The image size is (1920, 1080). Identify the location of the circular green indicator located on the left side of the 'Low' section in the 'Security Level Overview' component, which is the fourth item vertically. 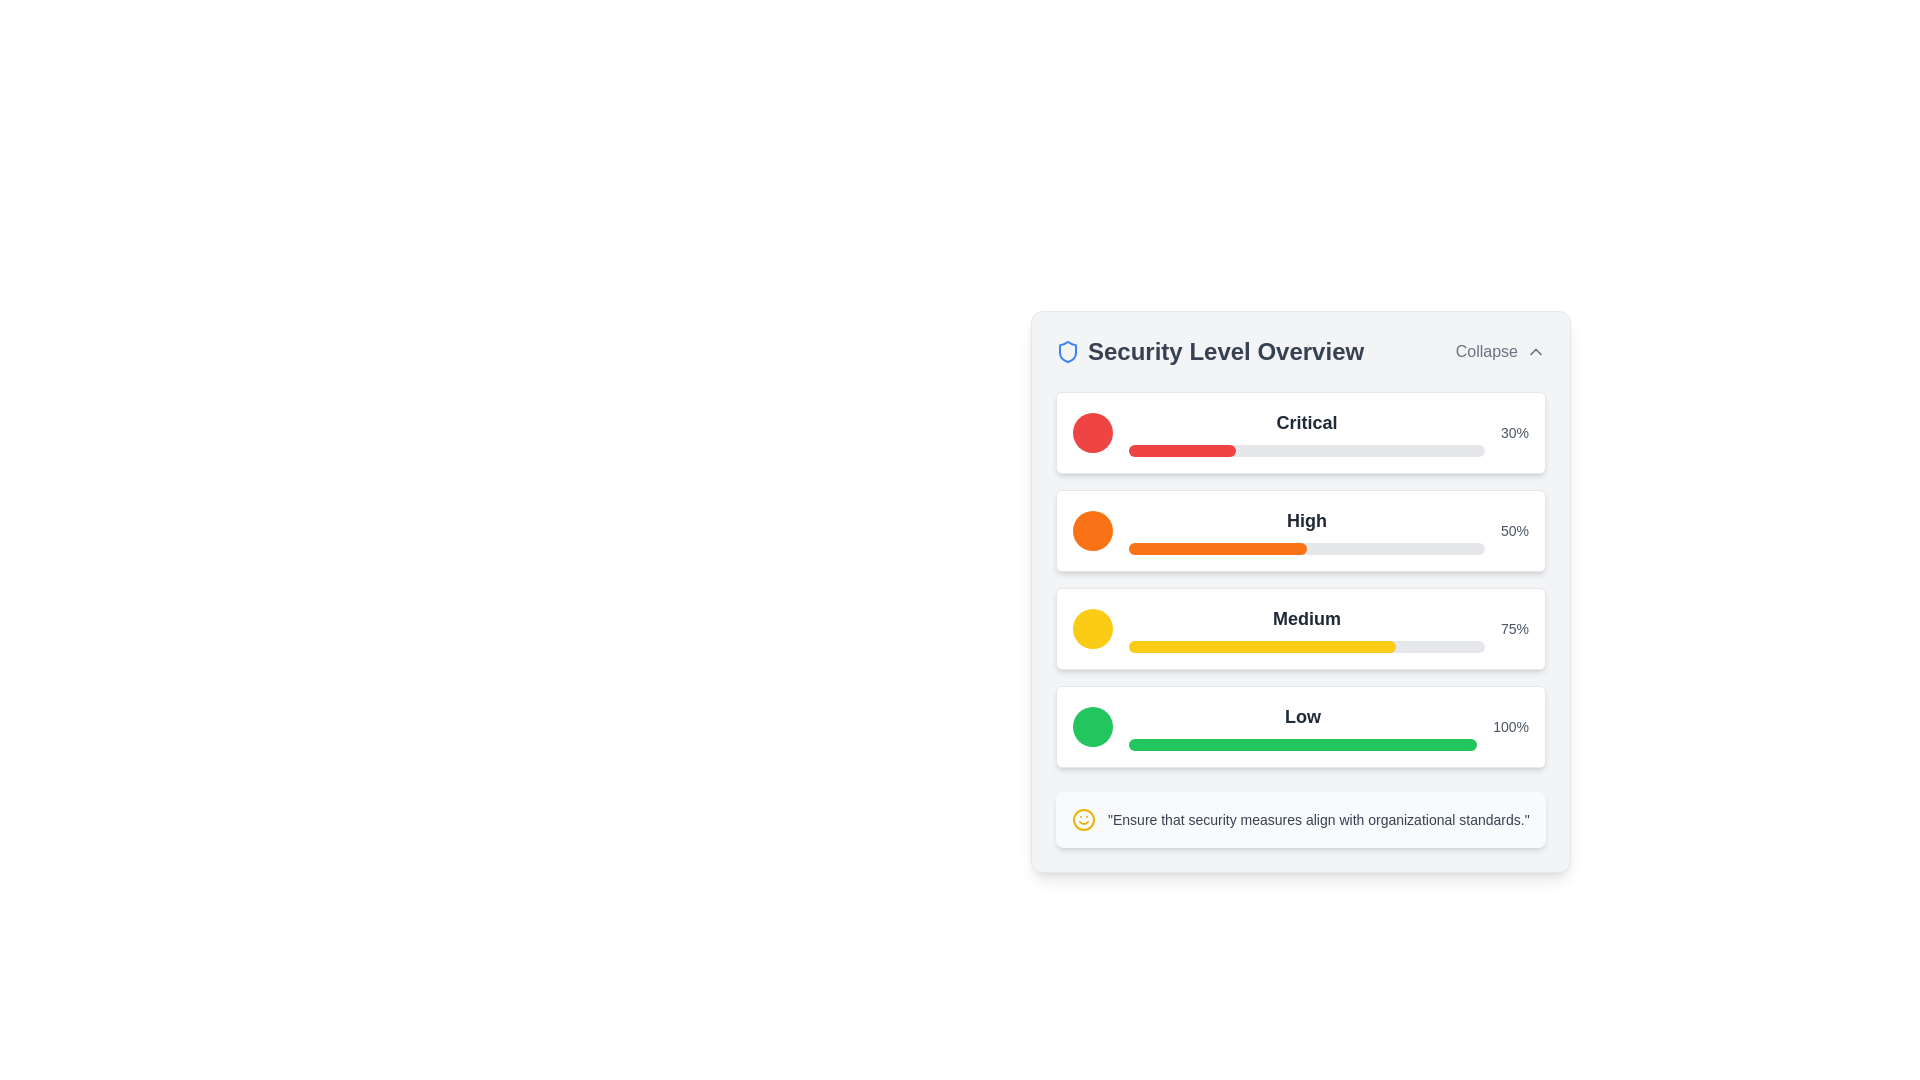
(1092, 726).